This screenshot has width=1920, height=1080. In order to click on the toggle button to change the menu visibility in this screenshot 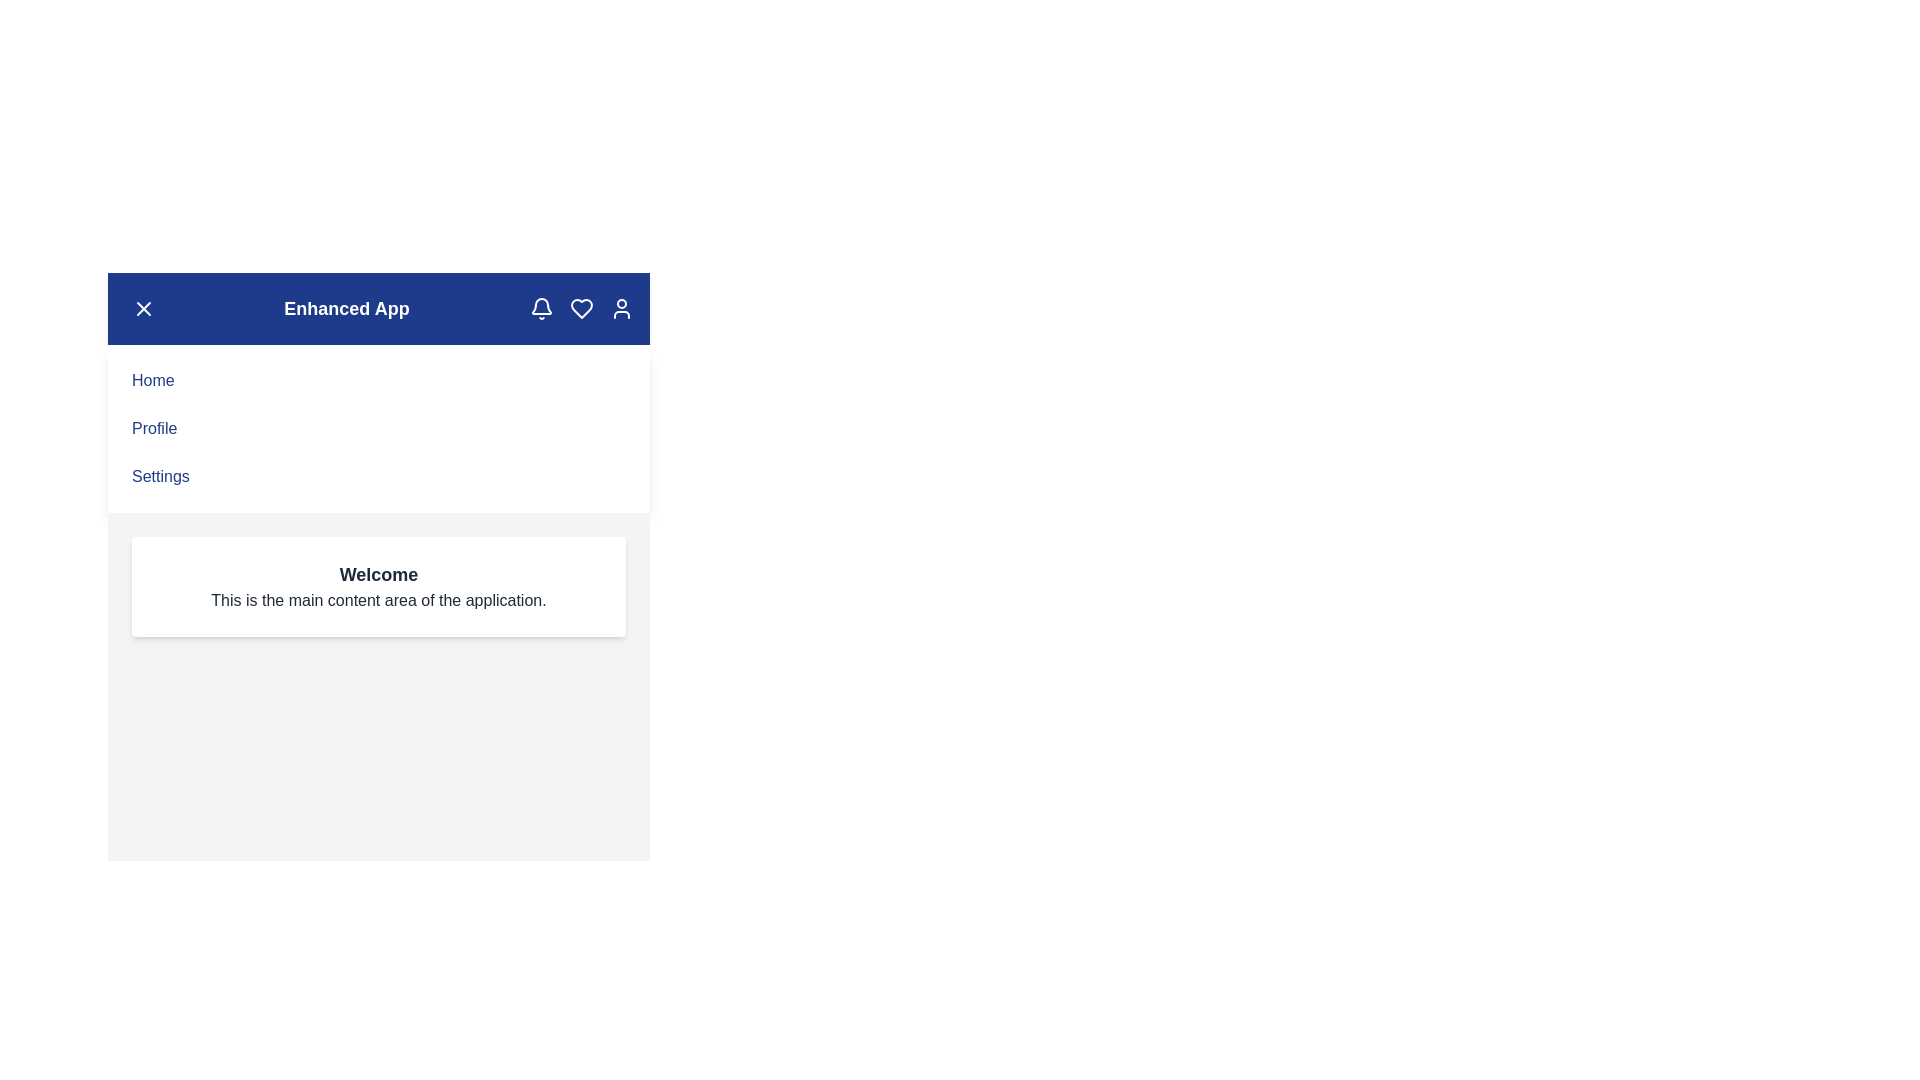, I will do `click(143, 308)`.